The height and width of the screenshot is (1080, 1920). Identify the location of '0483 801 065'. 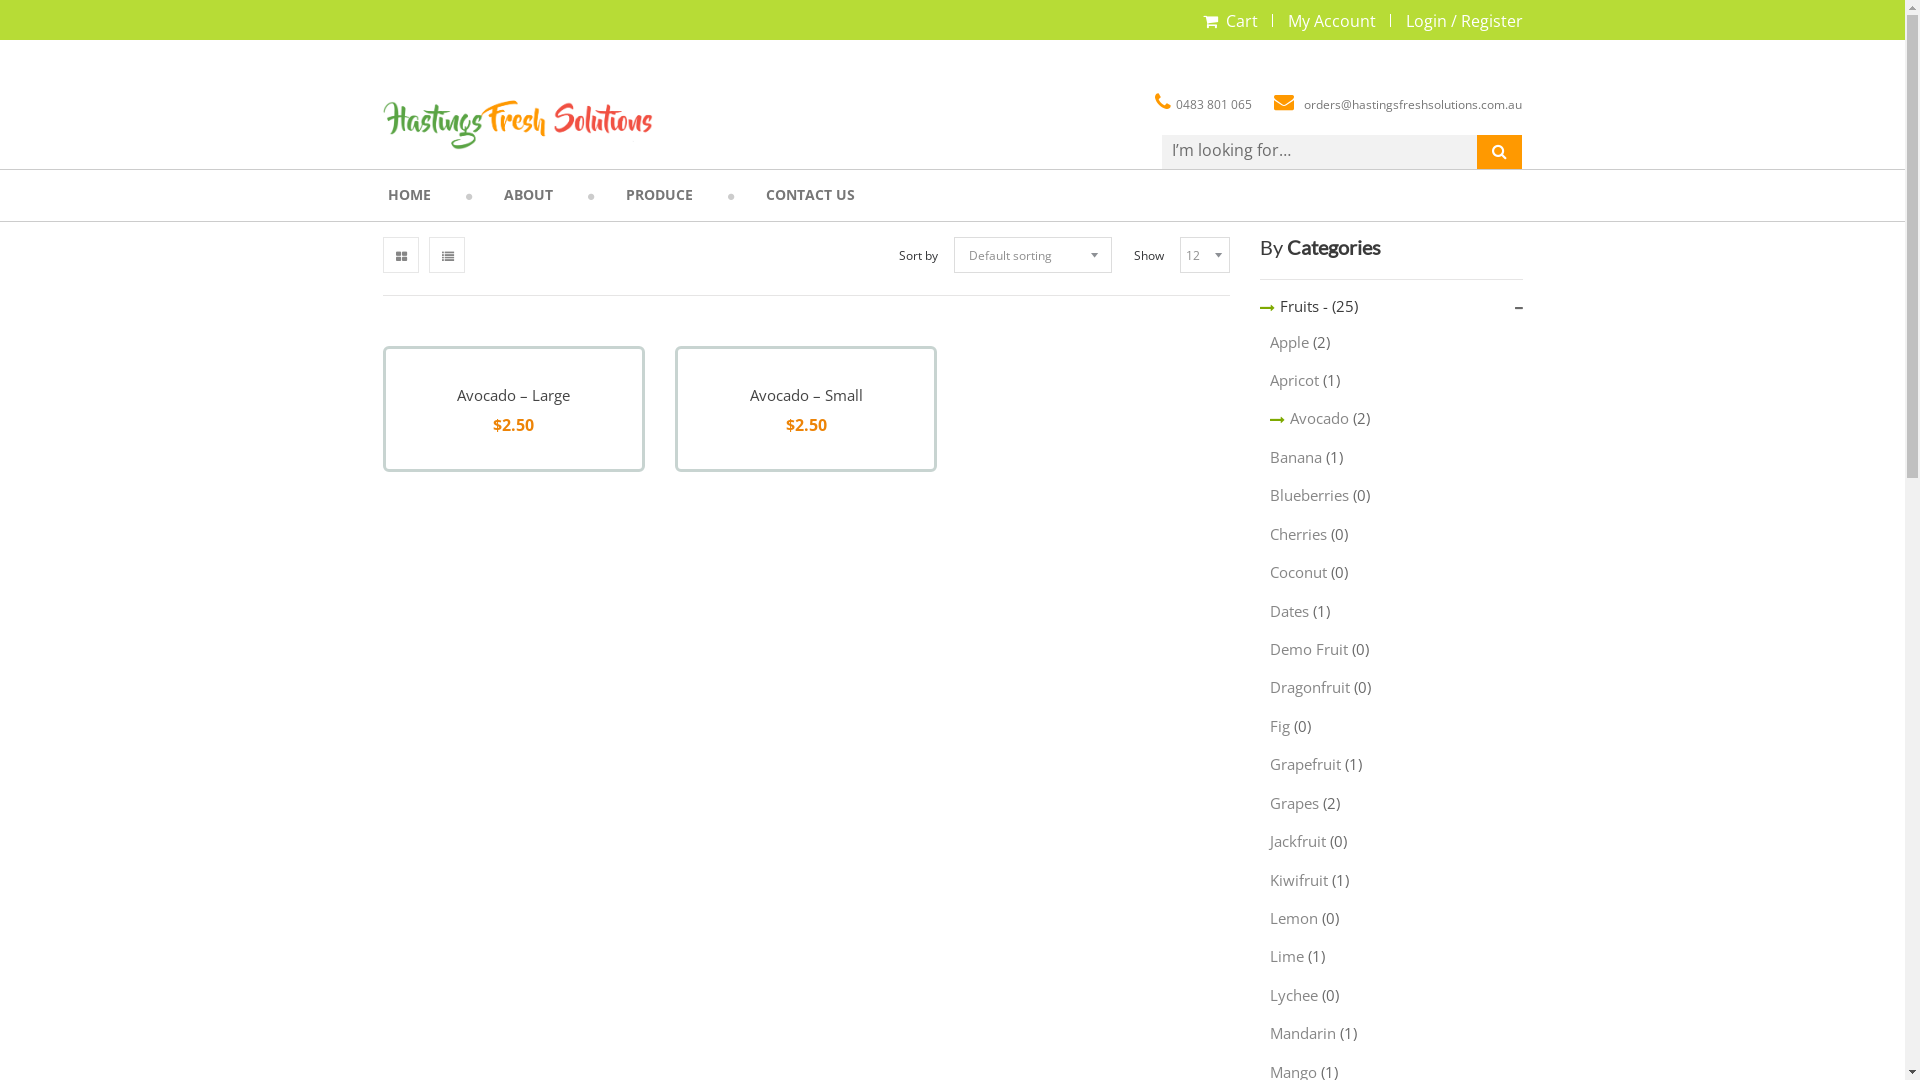
(1202, 104).